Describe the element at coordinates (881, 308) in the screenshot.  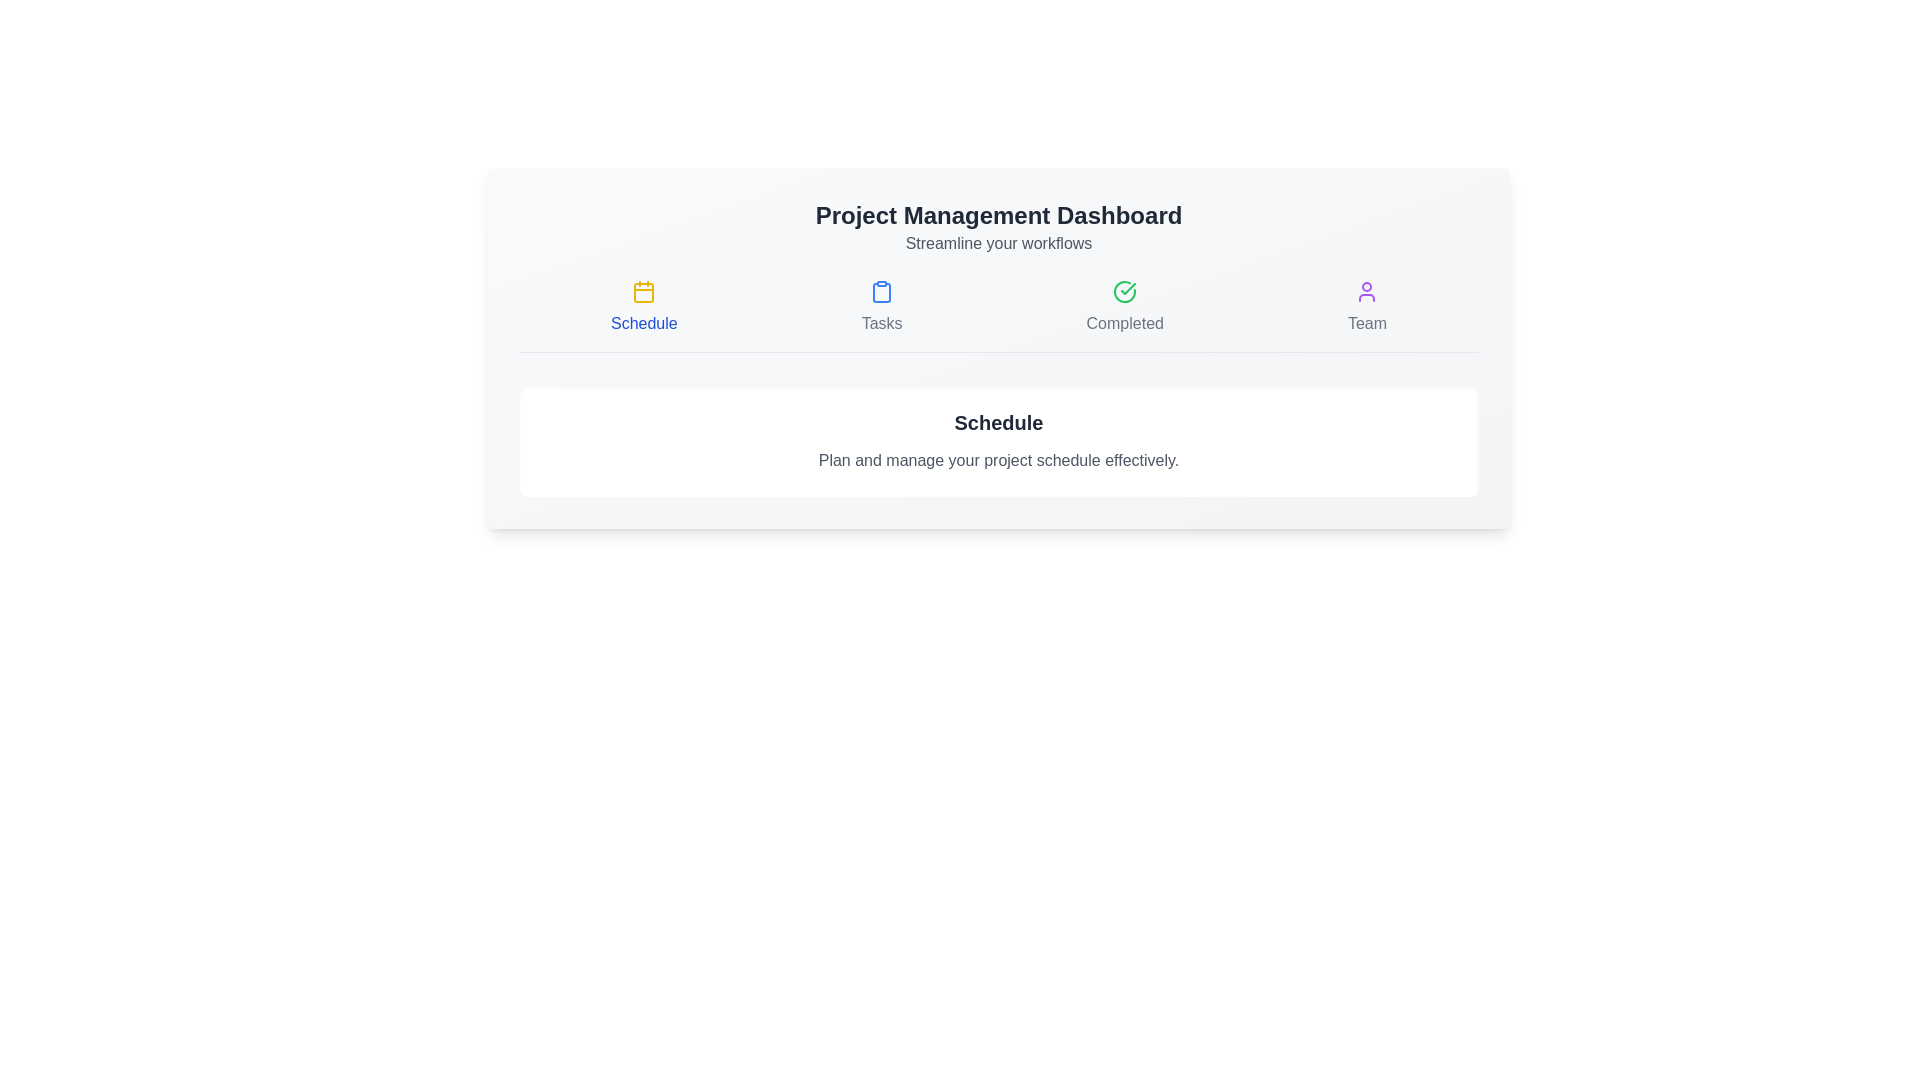
I see `the tab icon corresponding to Tasks` at that location.